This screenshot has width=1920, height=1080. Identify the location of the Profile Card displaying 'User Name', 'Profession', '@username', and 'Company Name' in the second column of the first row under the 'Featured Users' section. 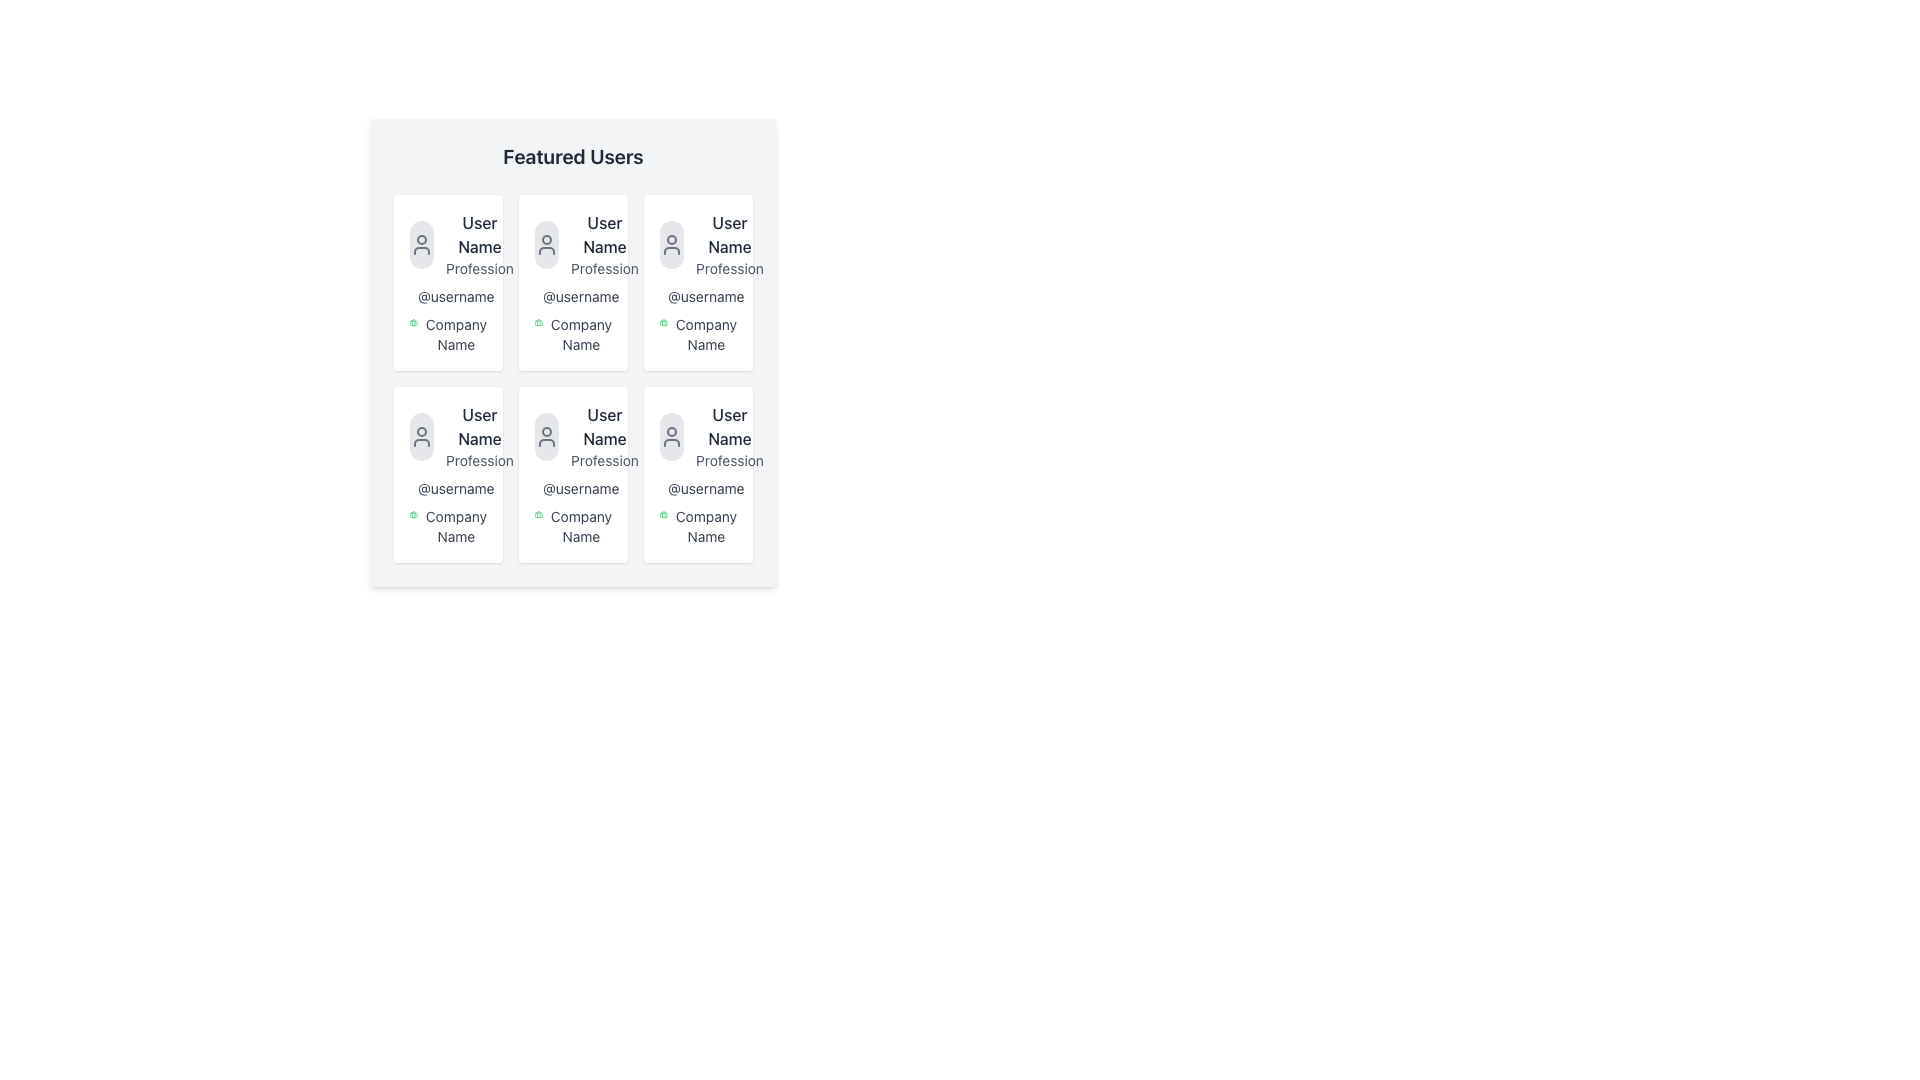
(572, 282).